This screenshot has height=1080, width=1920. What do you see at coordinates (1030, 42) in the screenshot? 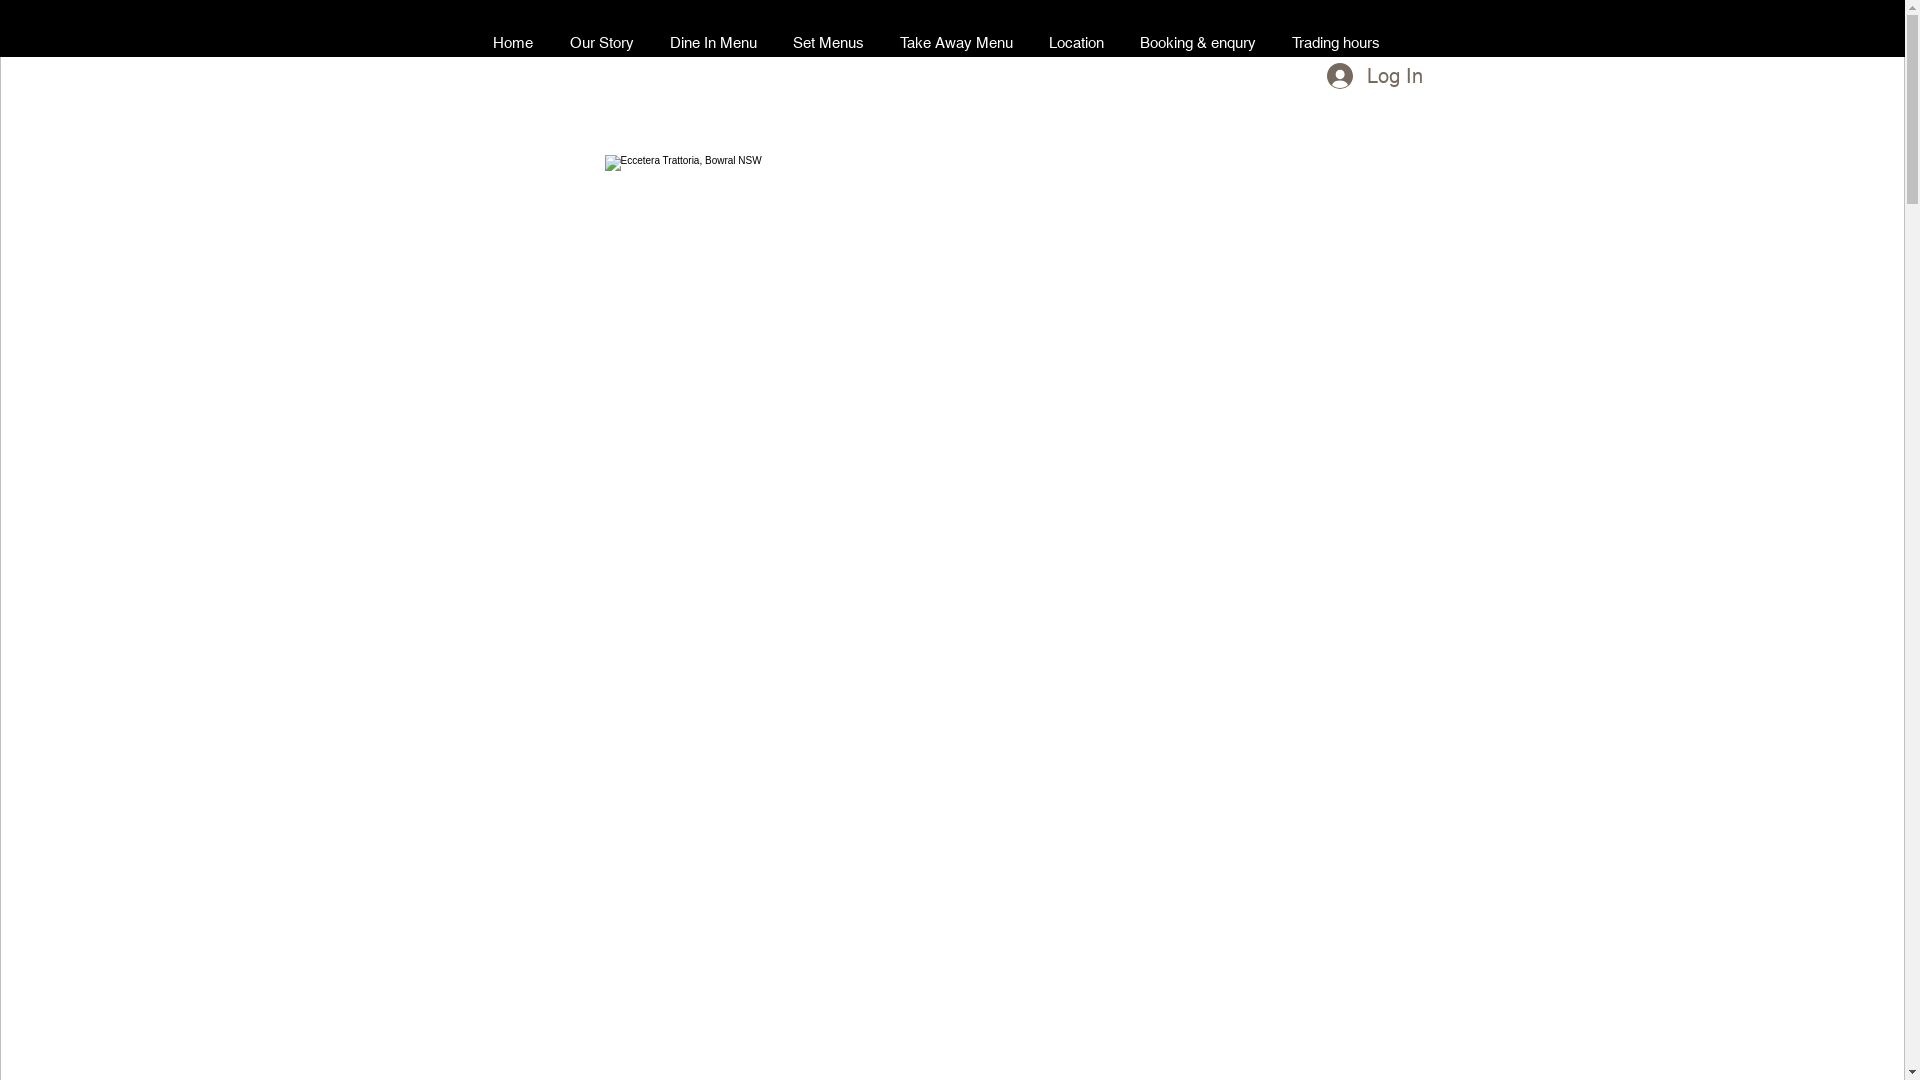
I see `'Location'` at bounding box center [1030, 42].